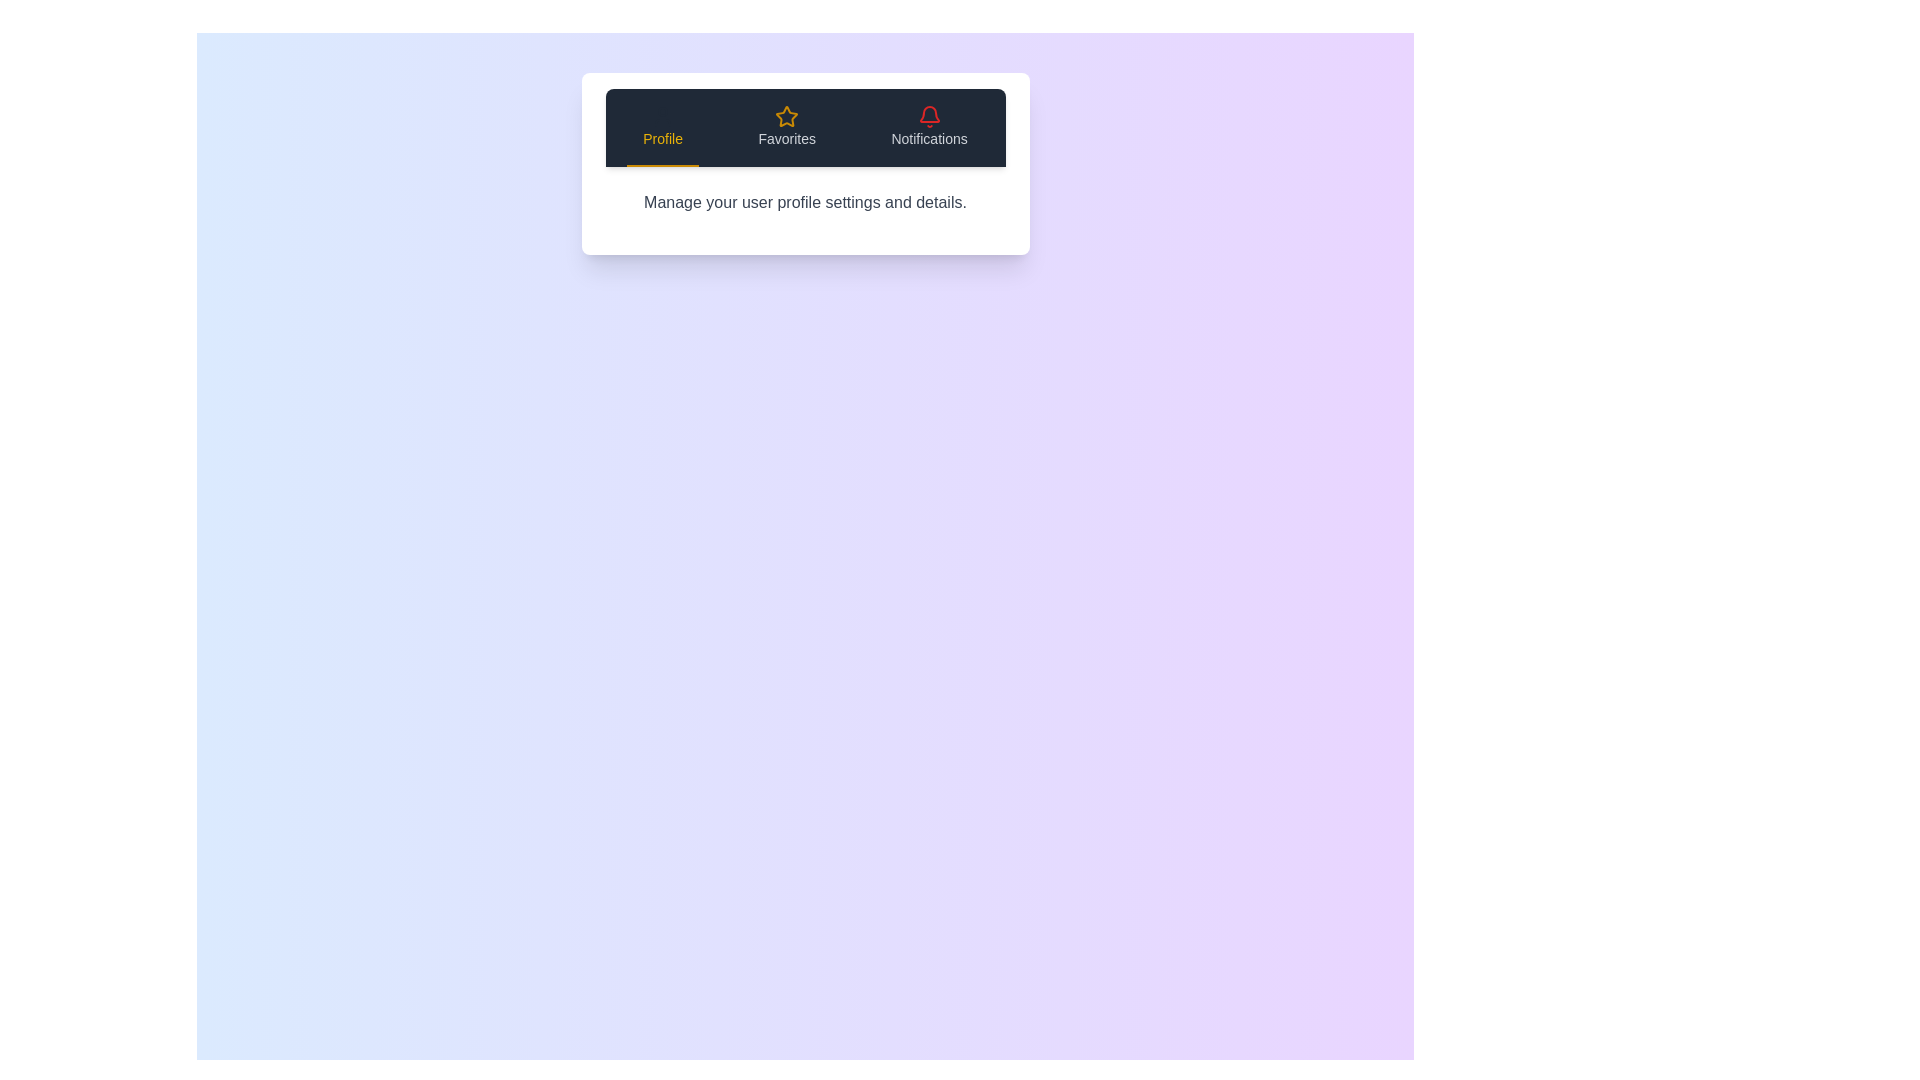  I want to click on the icon of the Favorites tab, so click(786, 116).